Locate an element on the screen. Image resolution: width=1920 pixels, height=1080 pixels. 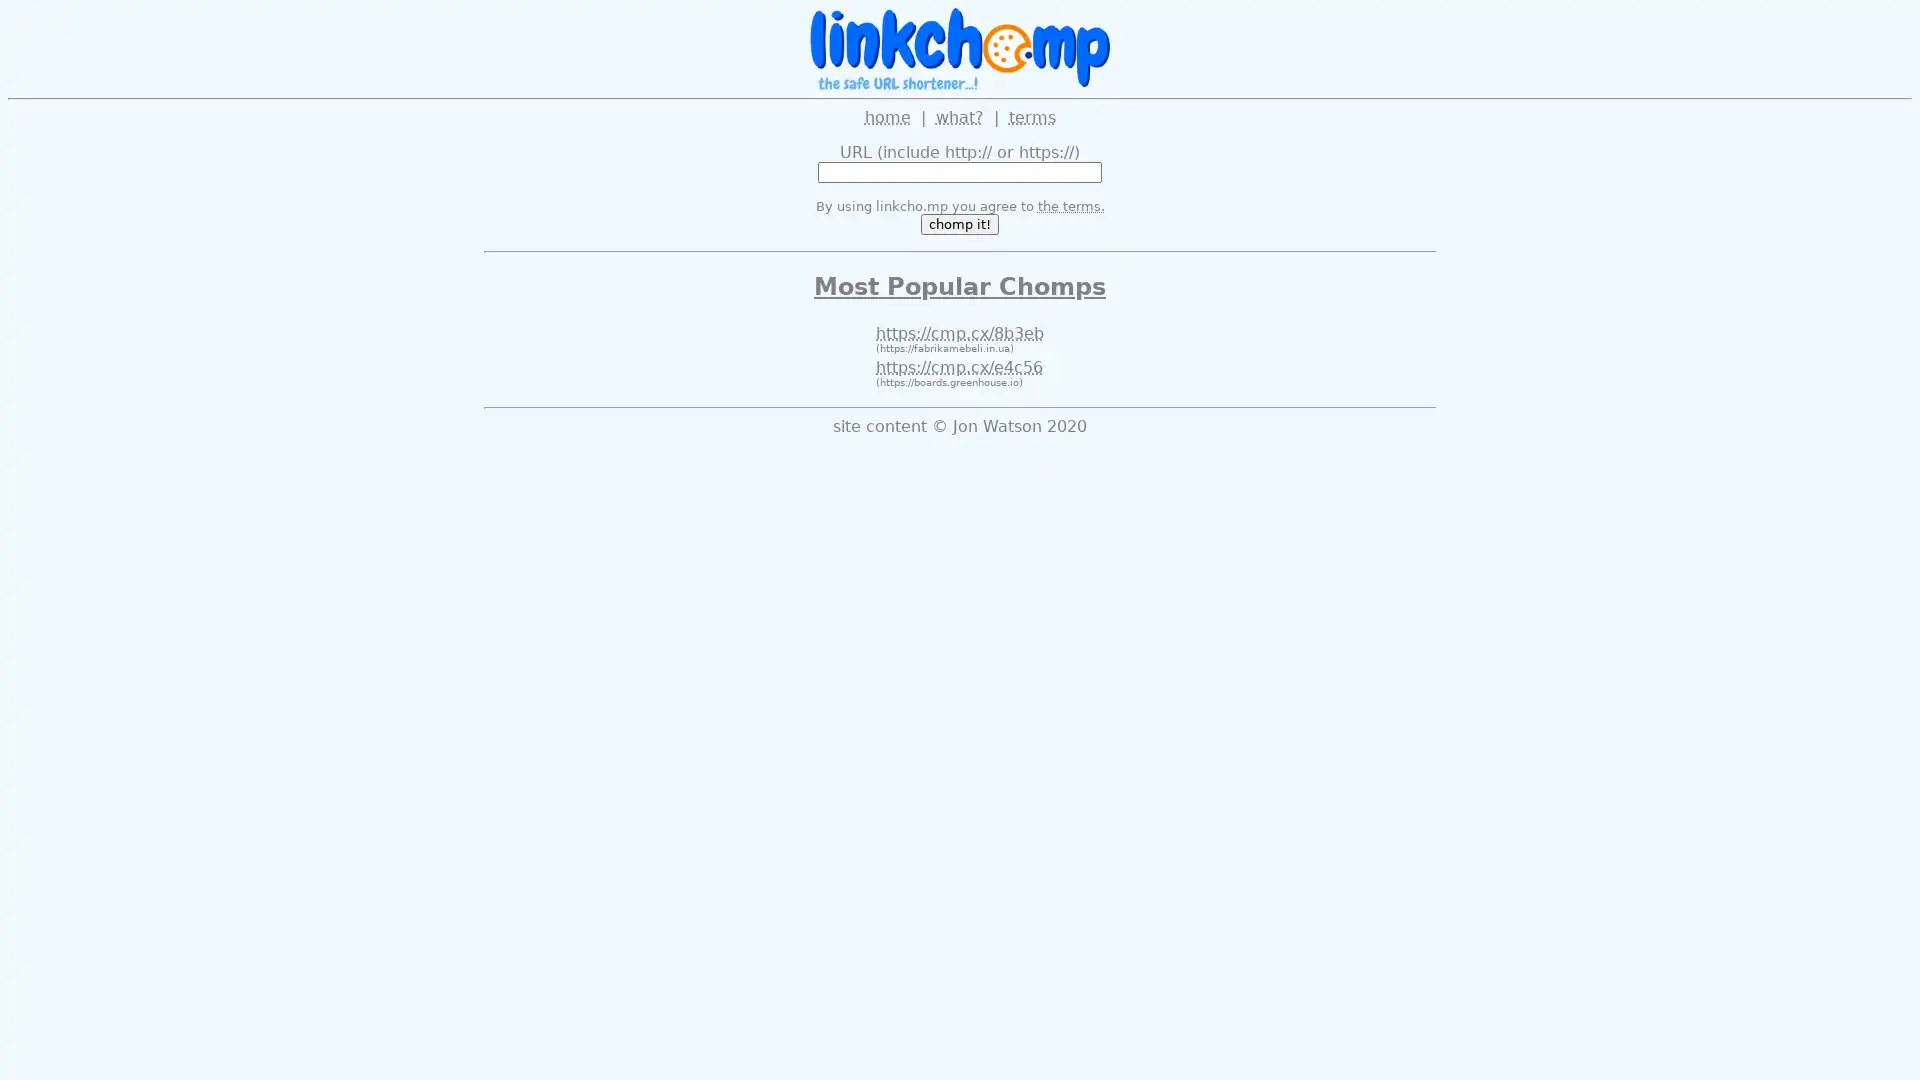
chomp it! is located at coordinates (960, 223).